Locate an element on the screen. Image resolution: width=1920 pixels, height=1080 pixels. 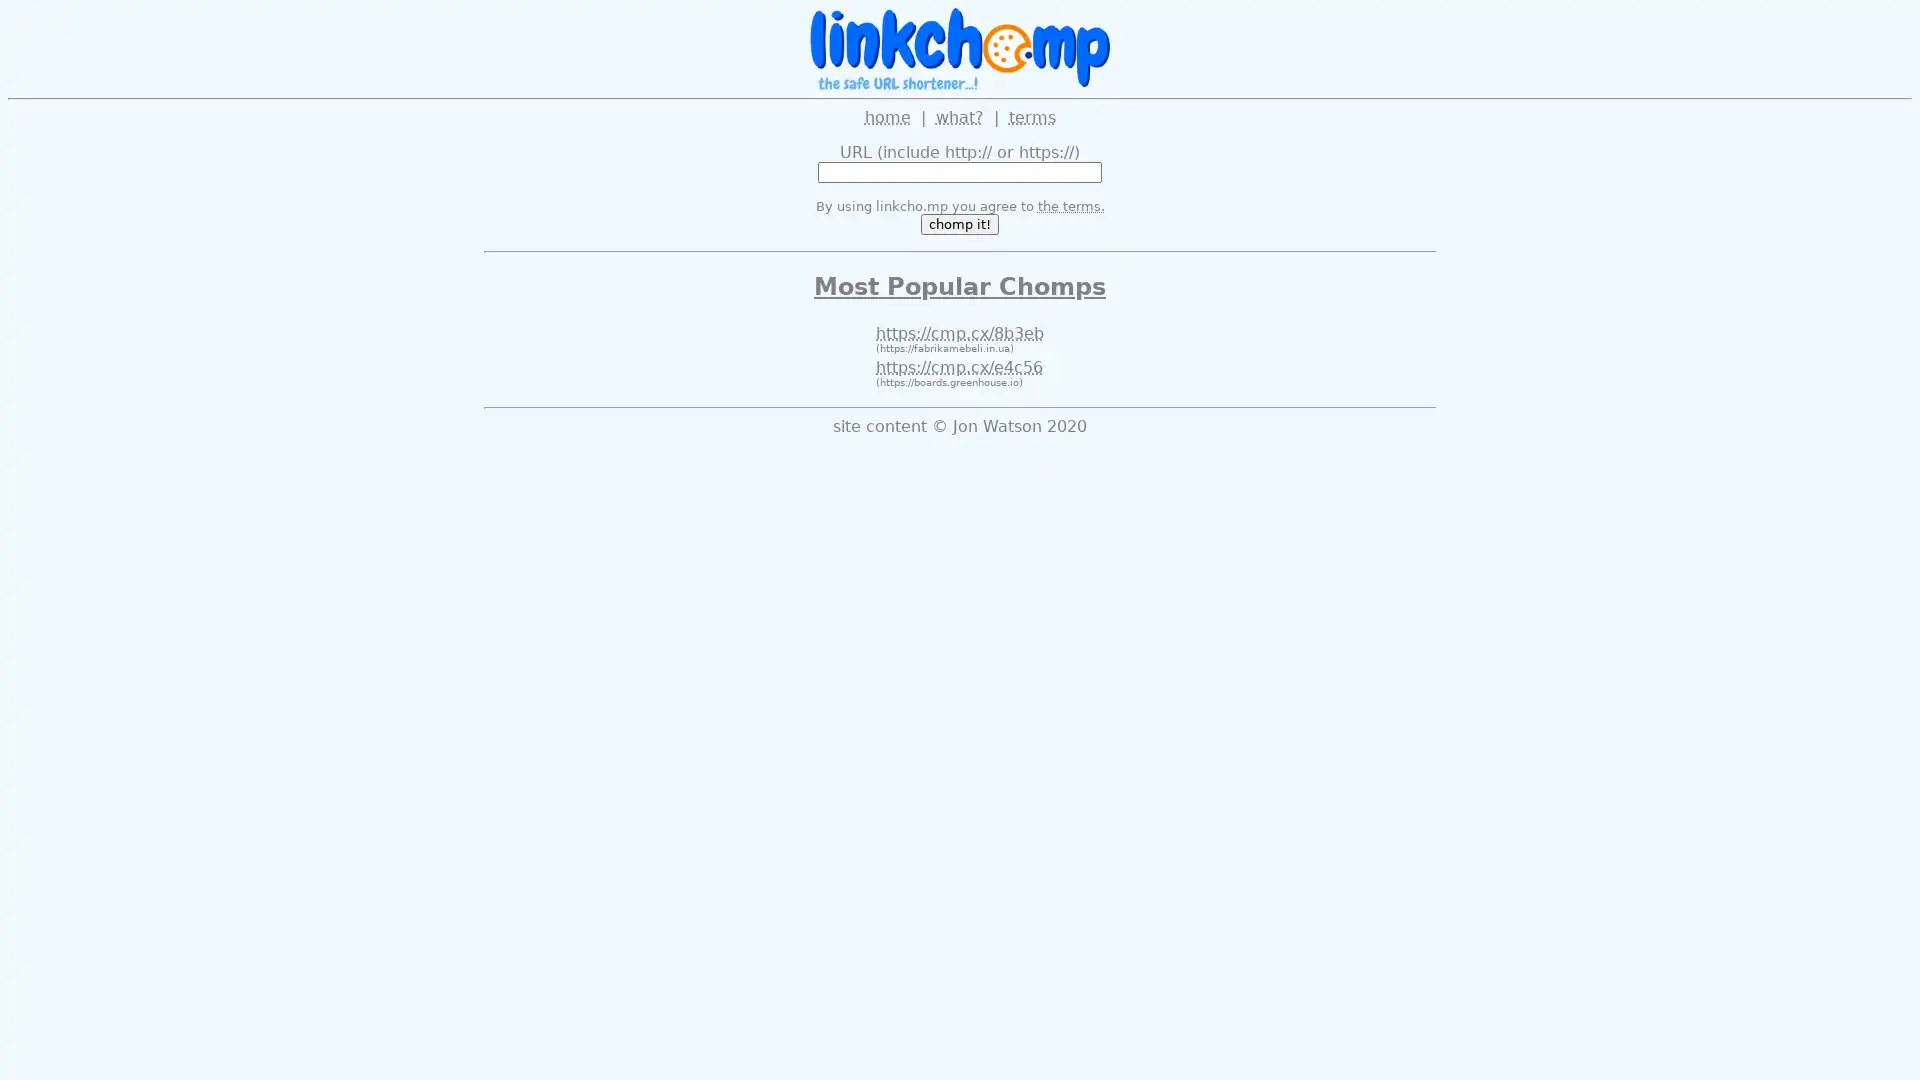
chomp it! is located at coordinates (960, 223).